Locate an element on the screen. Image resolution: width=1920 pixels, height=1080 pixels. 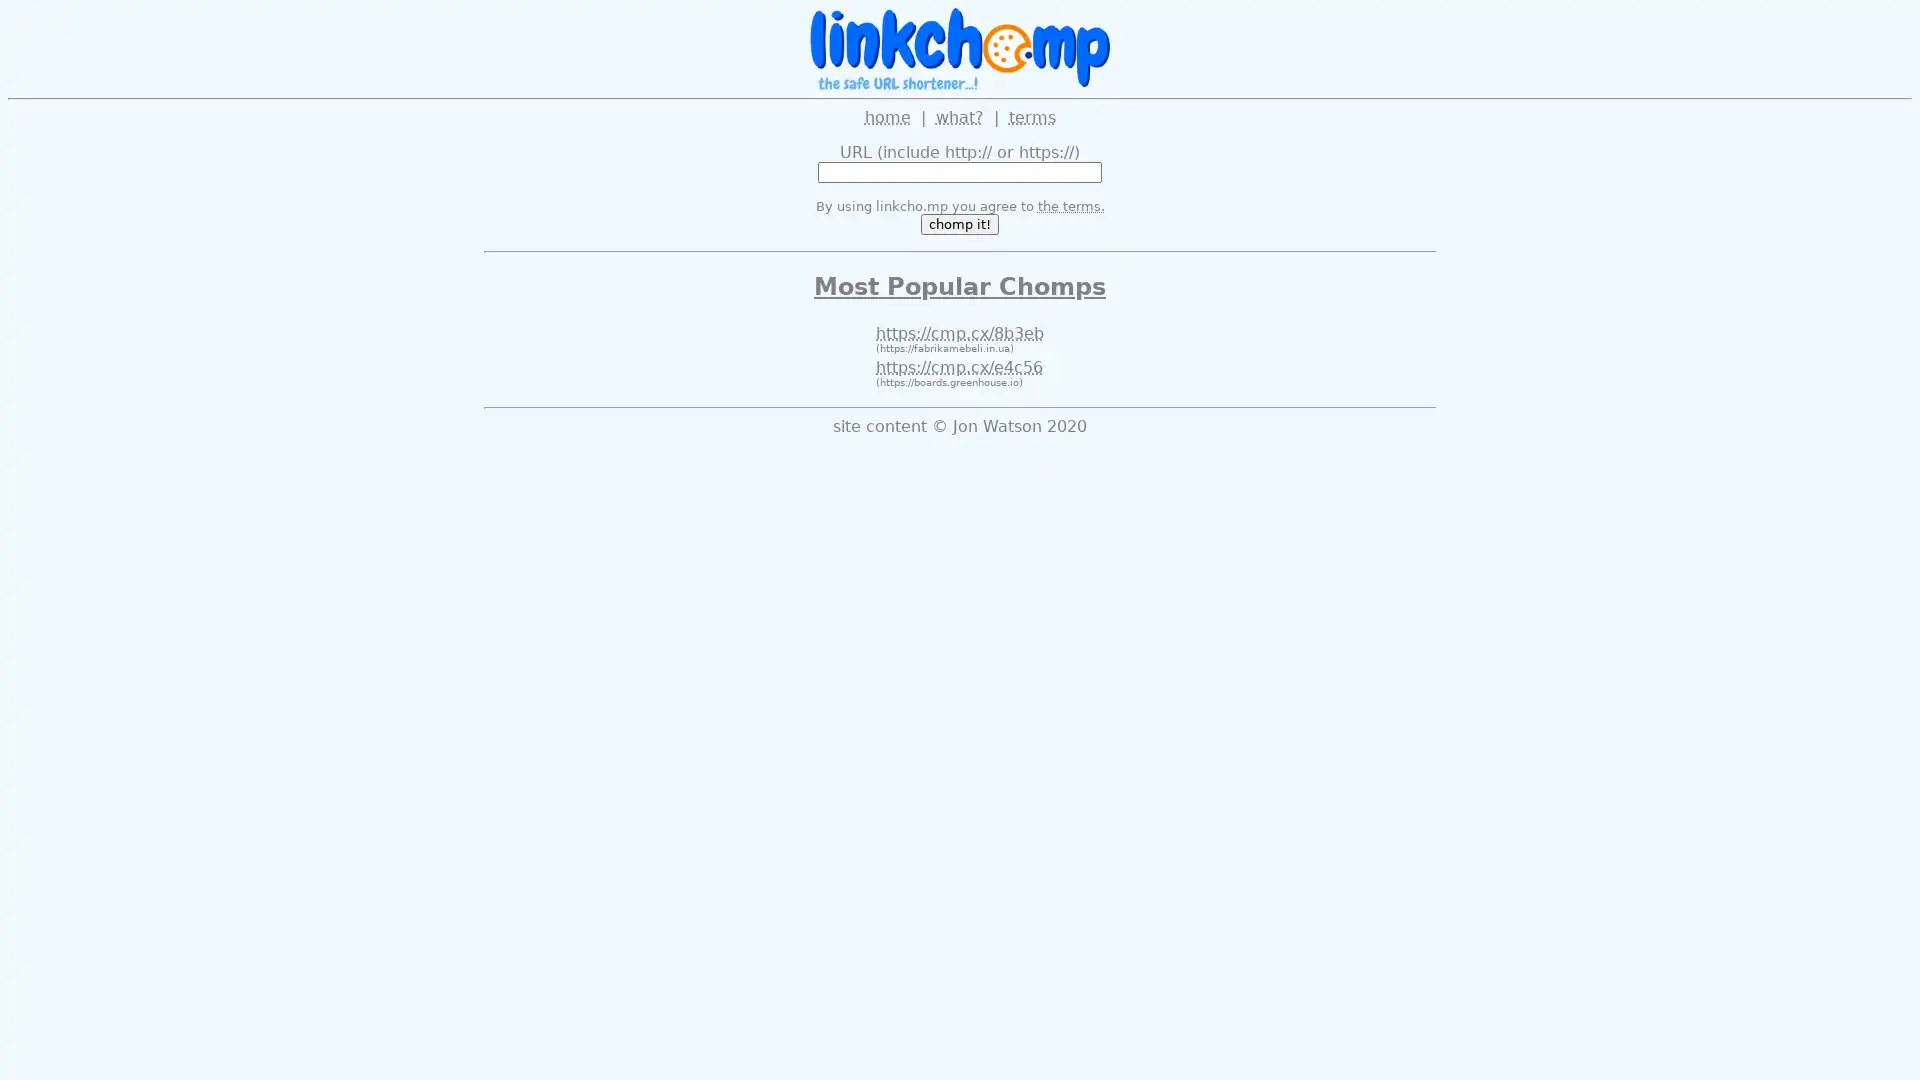
chomp it! is located at coordinates (960, 223).